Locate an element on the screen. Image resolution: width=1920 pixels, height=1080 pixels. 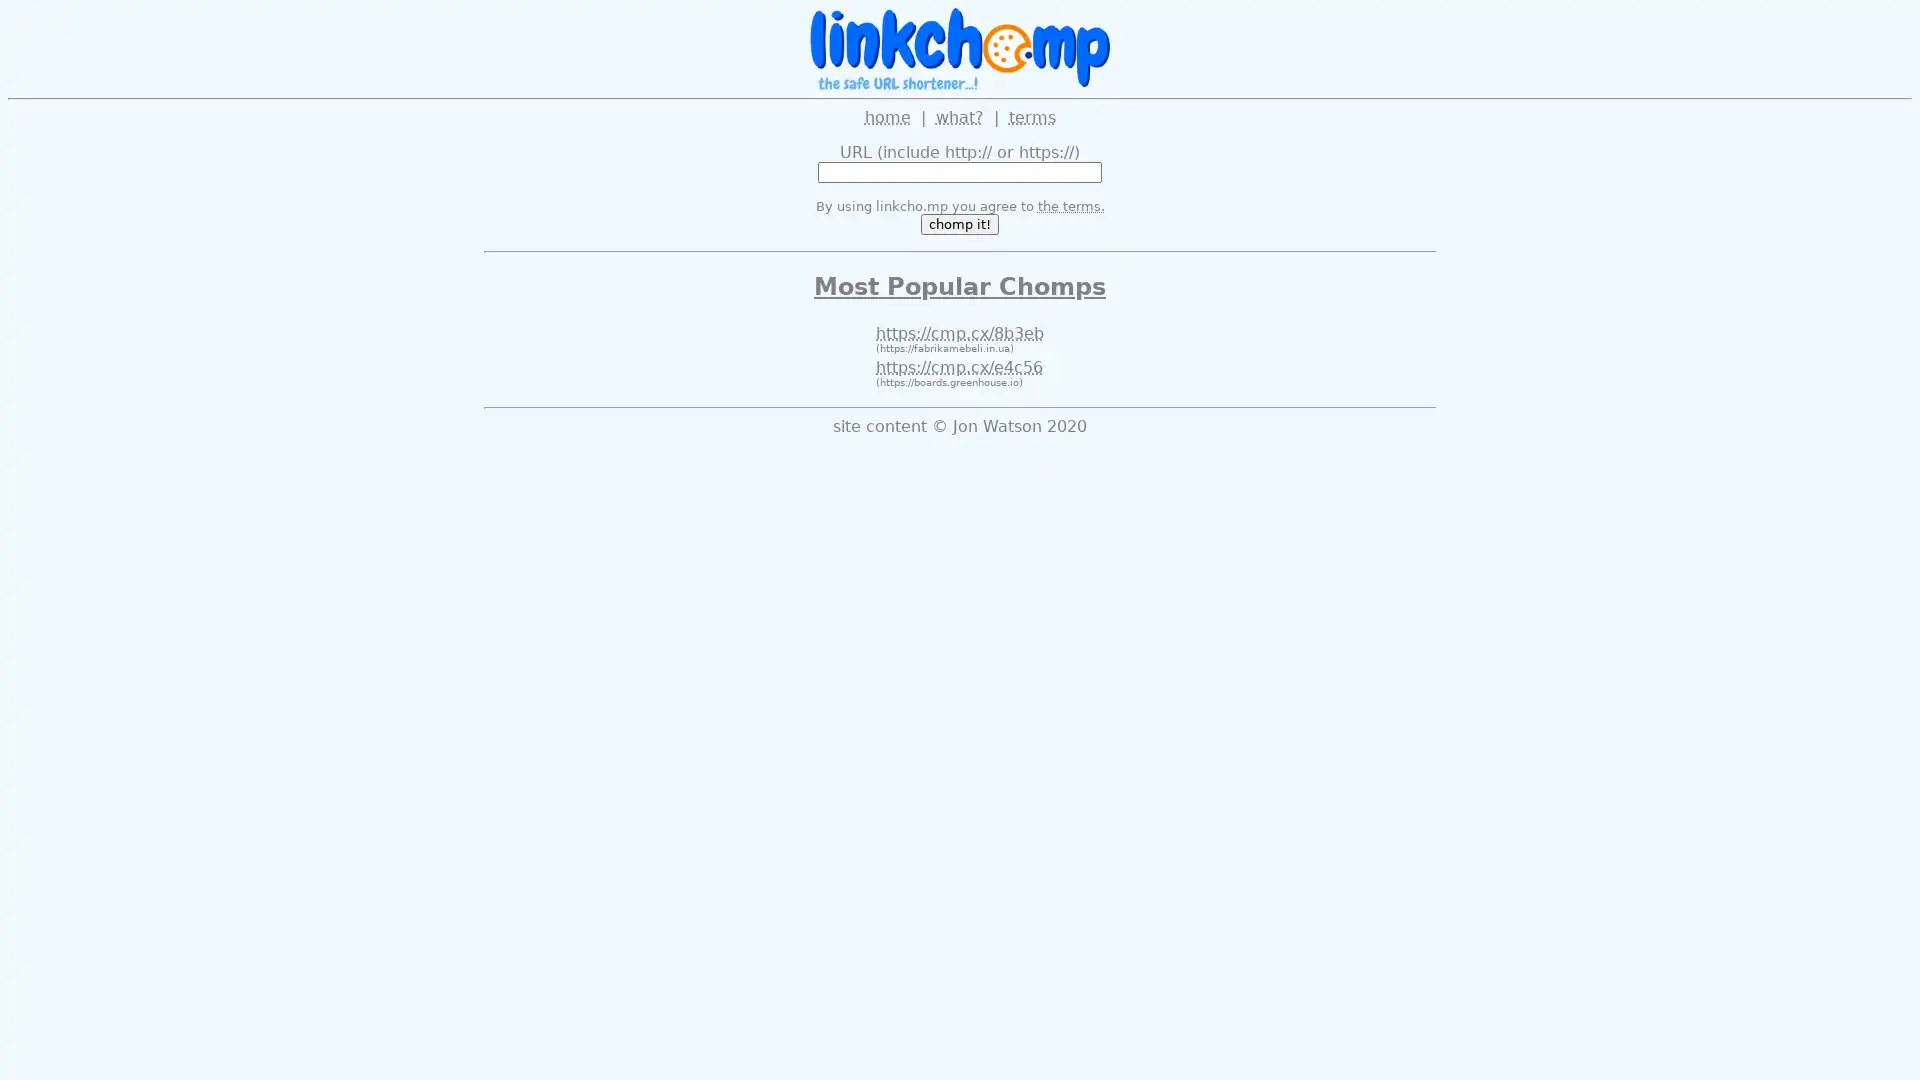
chomp it! is located at coordinates (960, 223).